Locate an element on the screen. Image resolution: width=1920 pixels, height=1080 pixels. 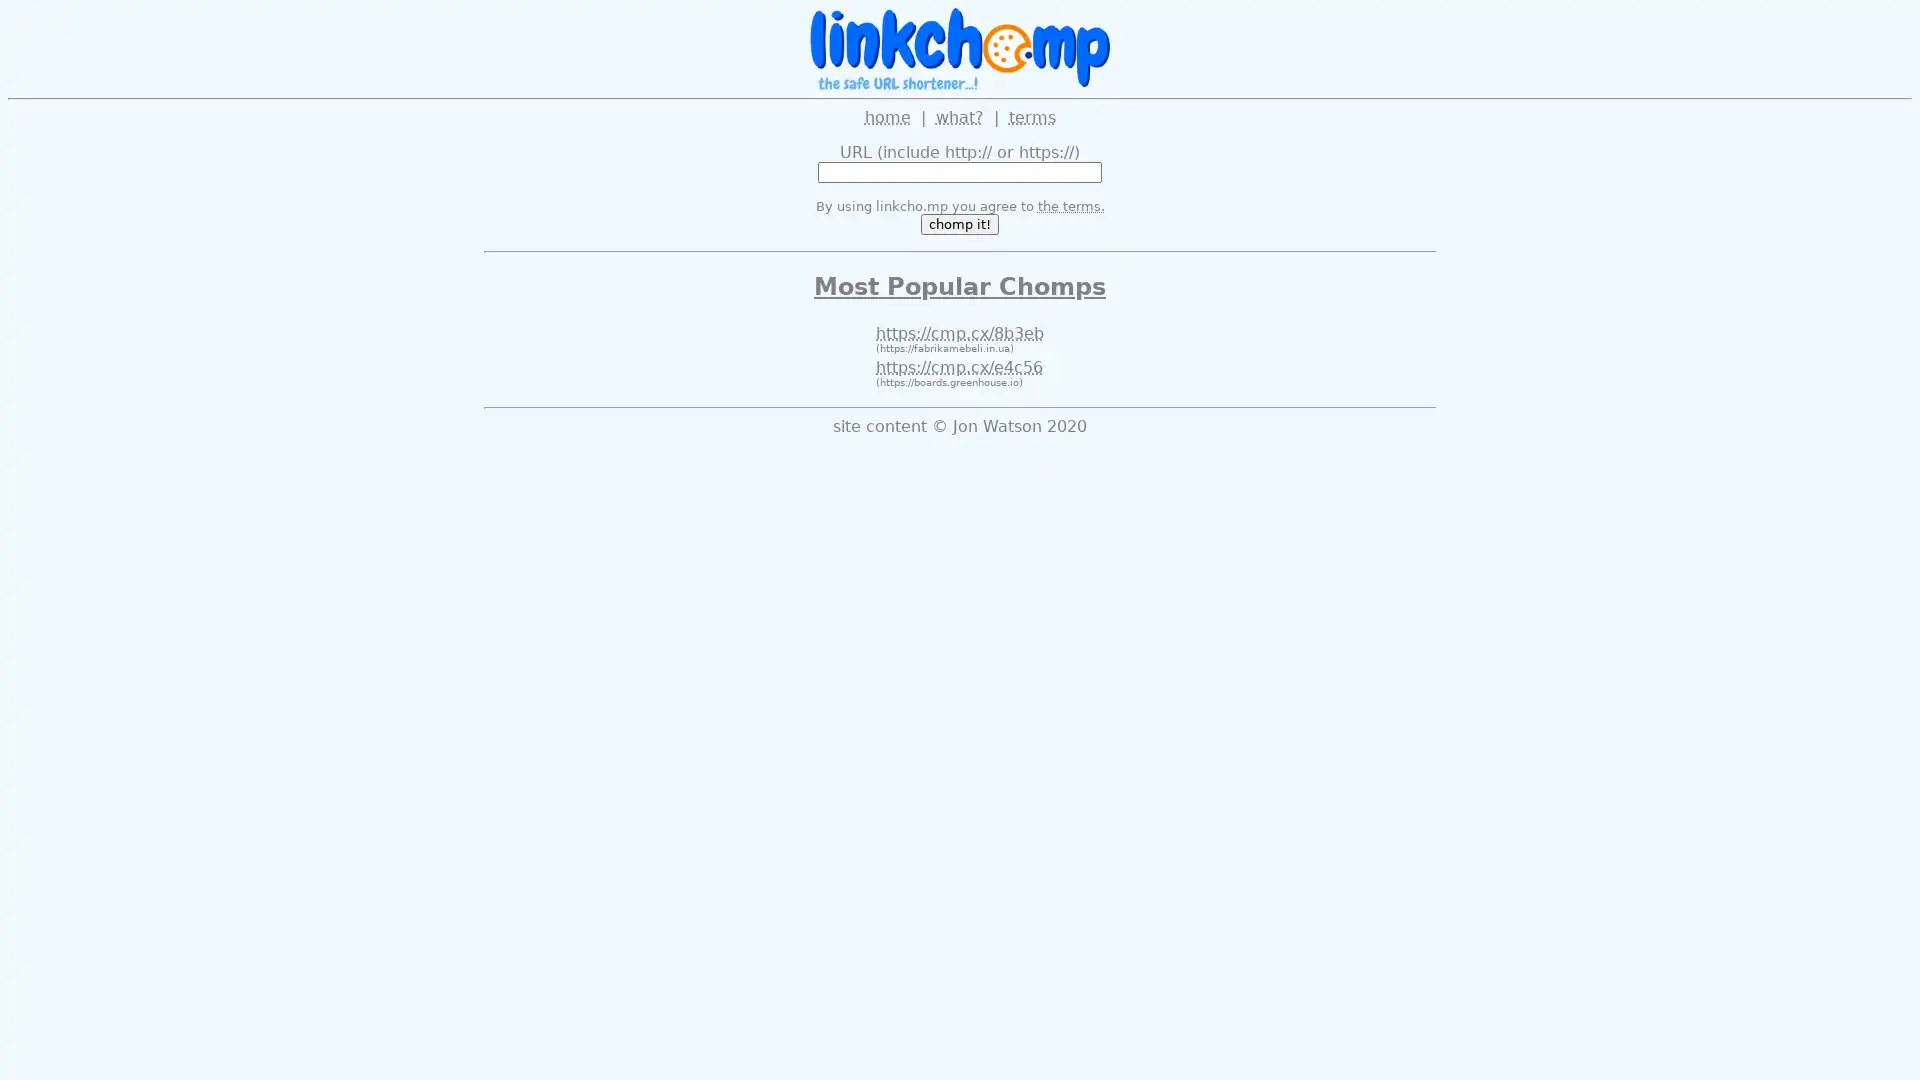
chomp it! is located at coordinates (960, 223).